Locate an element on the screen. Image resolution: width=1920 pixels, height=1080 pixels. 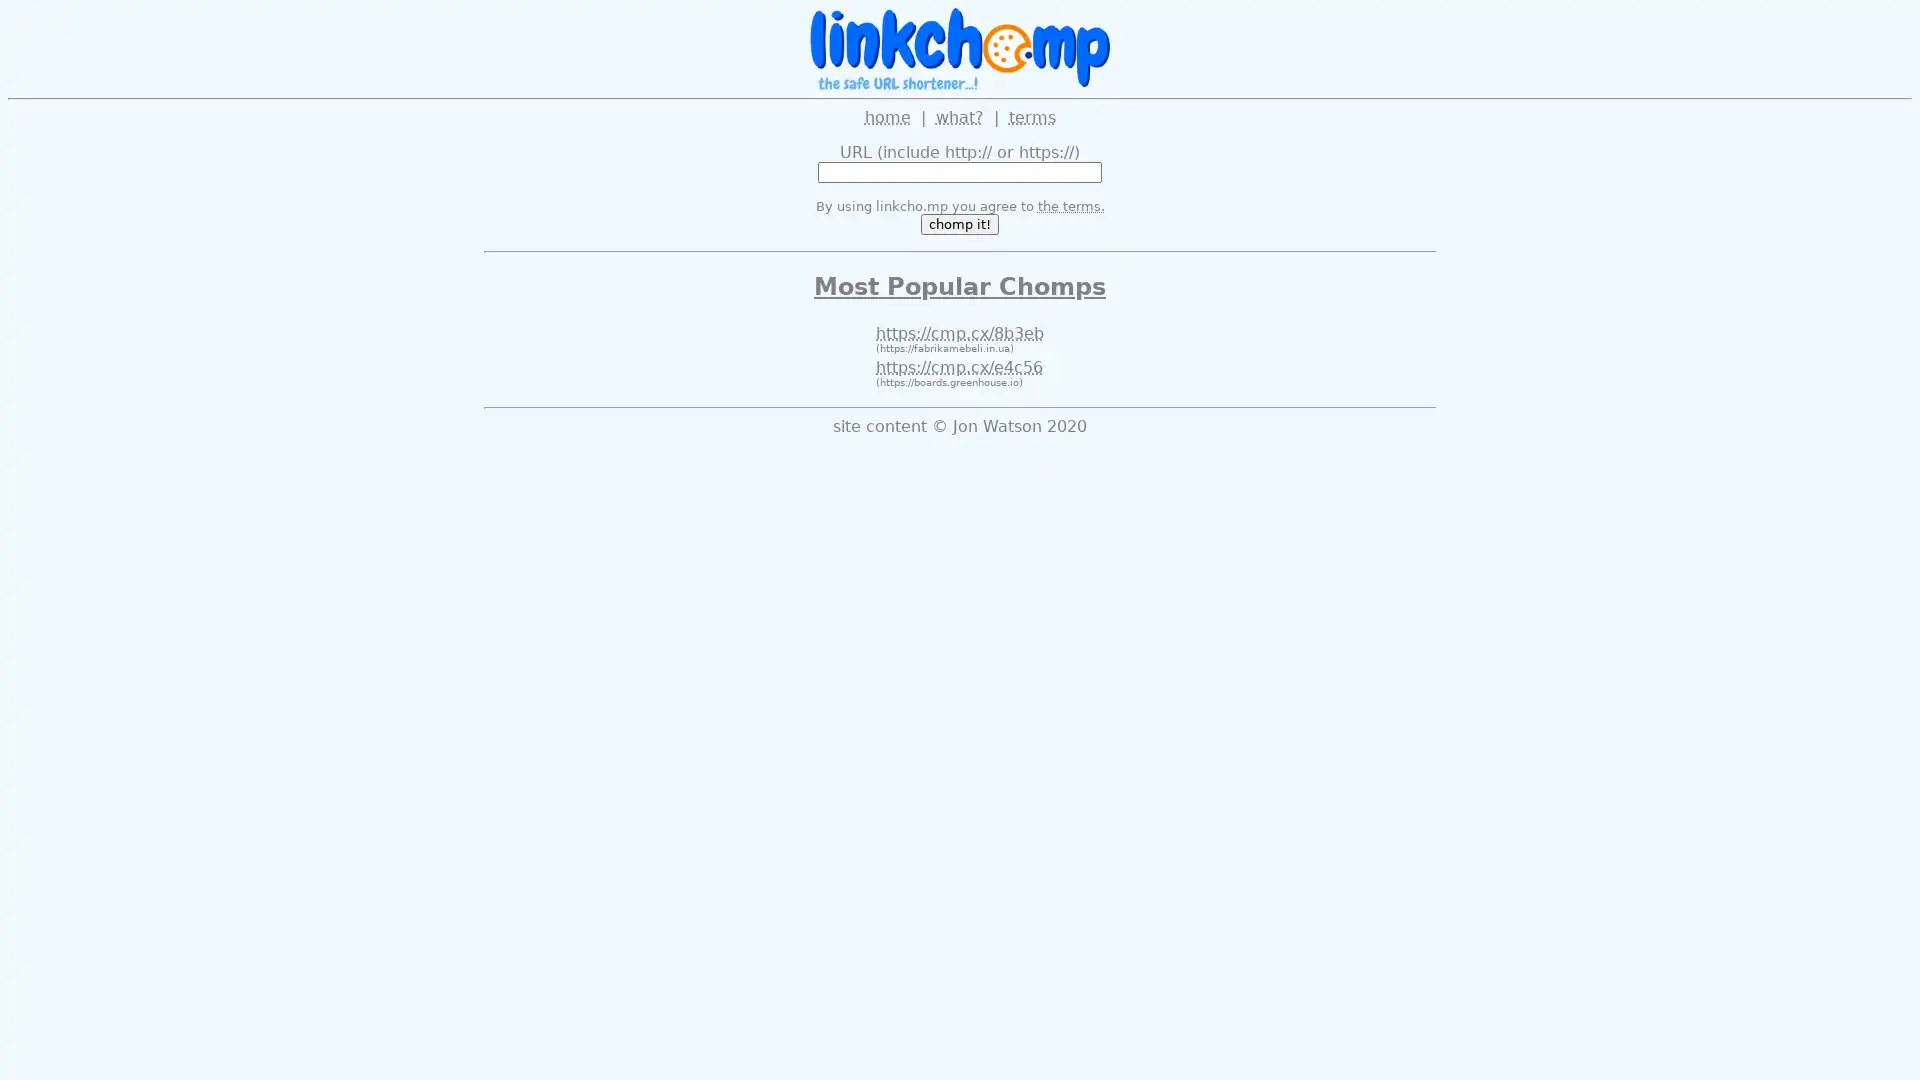
chomp it! is located at coordinates (960, 223).